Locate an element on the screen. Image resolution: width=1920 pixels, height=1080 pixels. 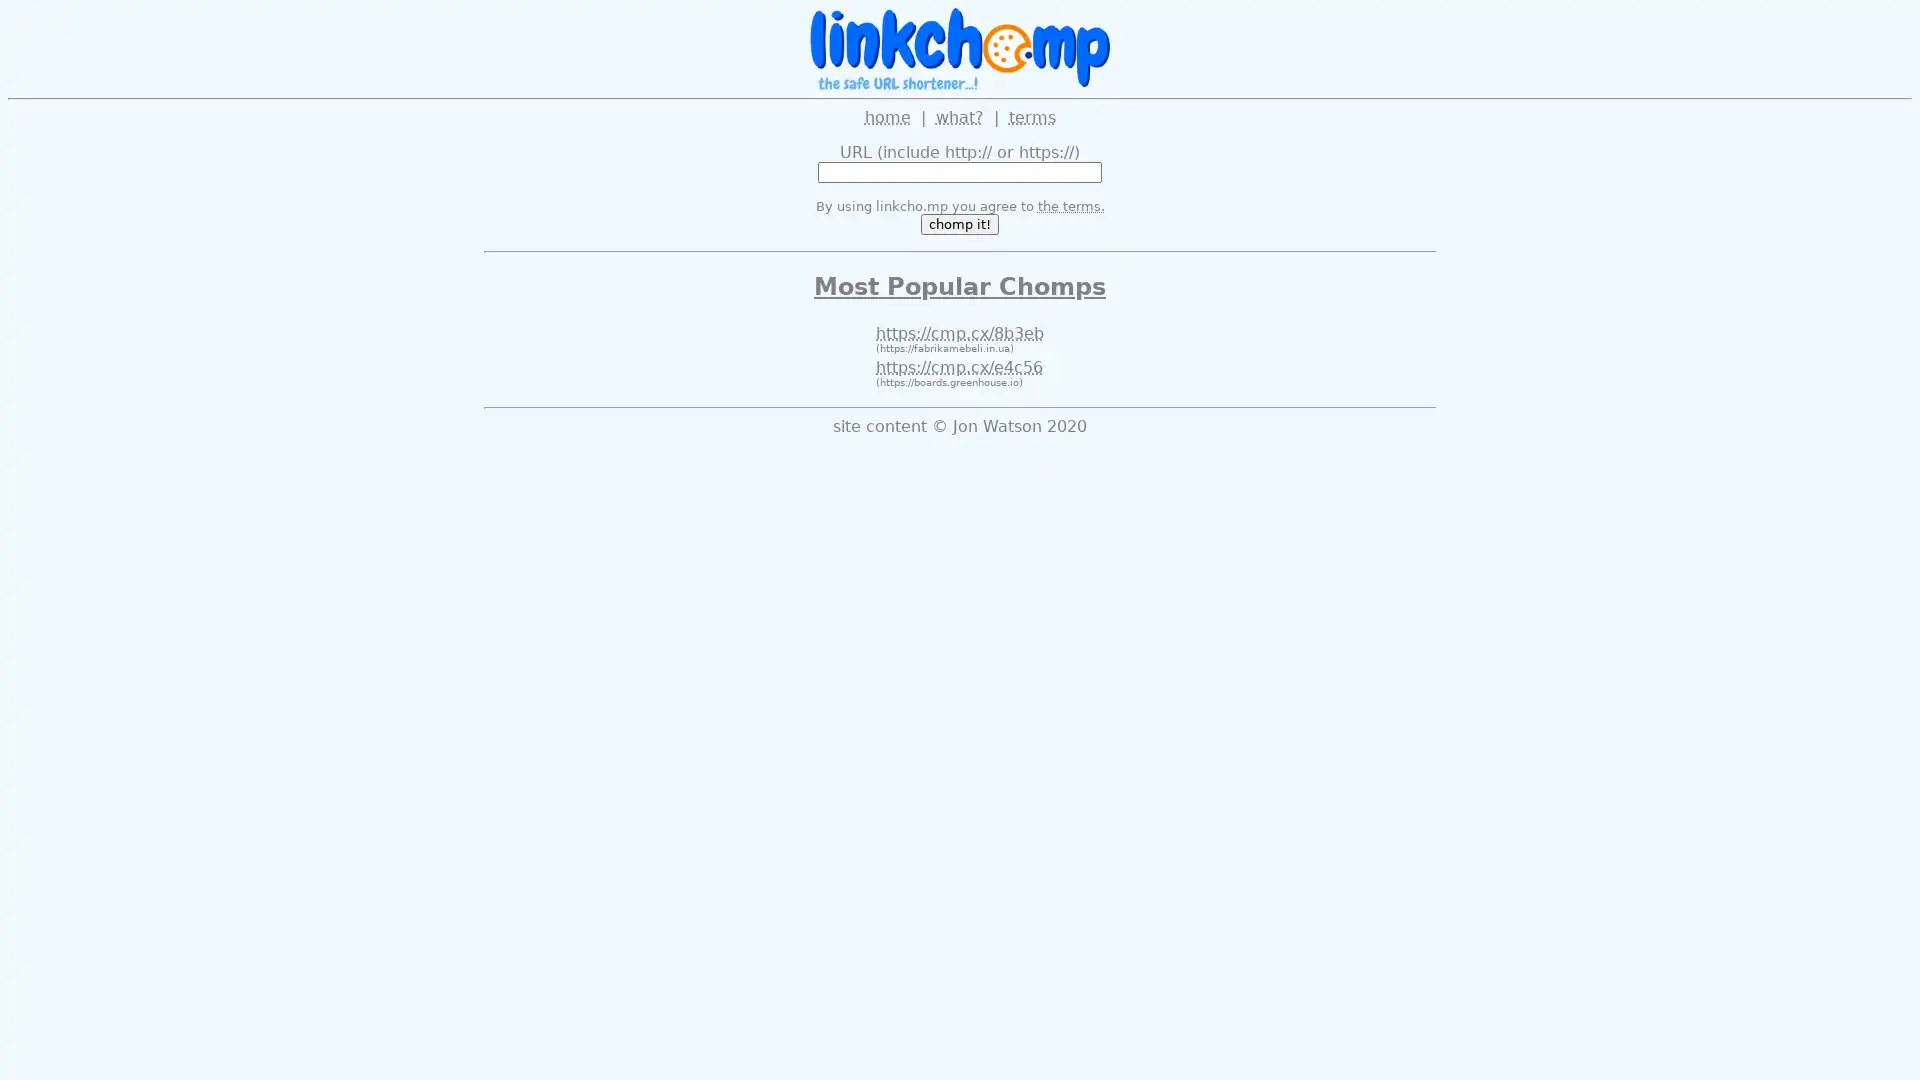
chomp it! is located at coordinates (960, 223).